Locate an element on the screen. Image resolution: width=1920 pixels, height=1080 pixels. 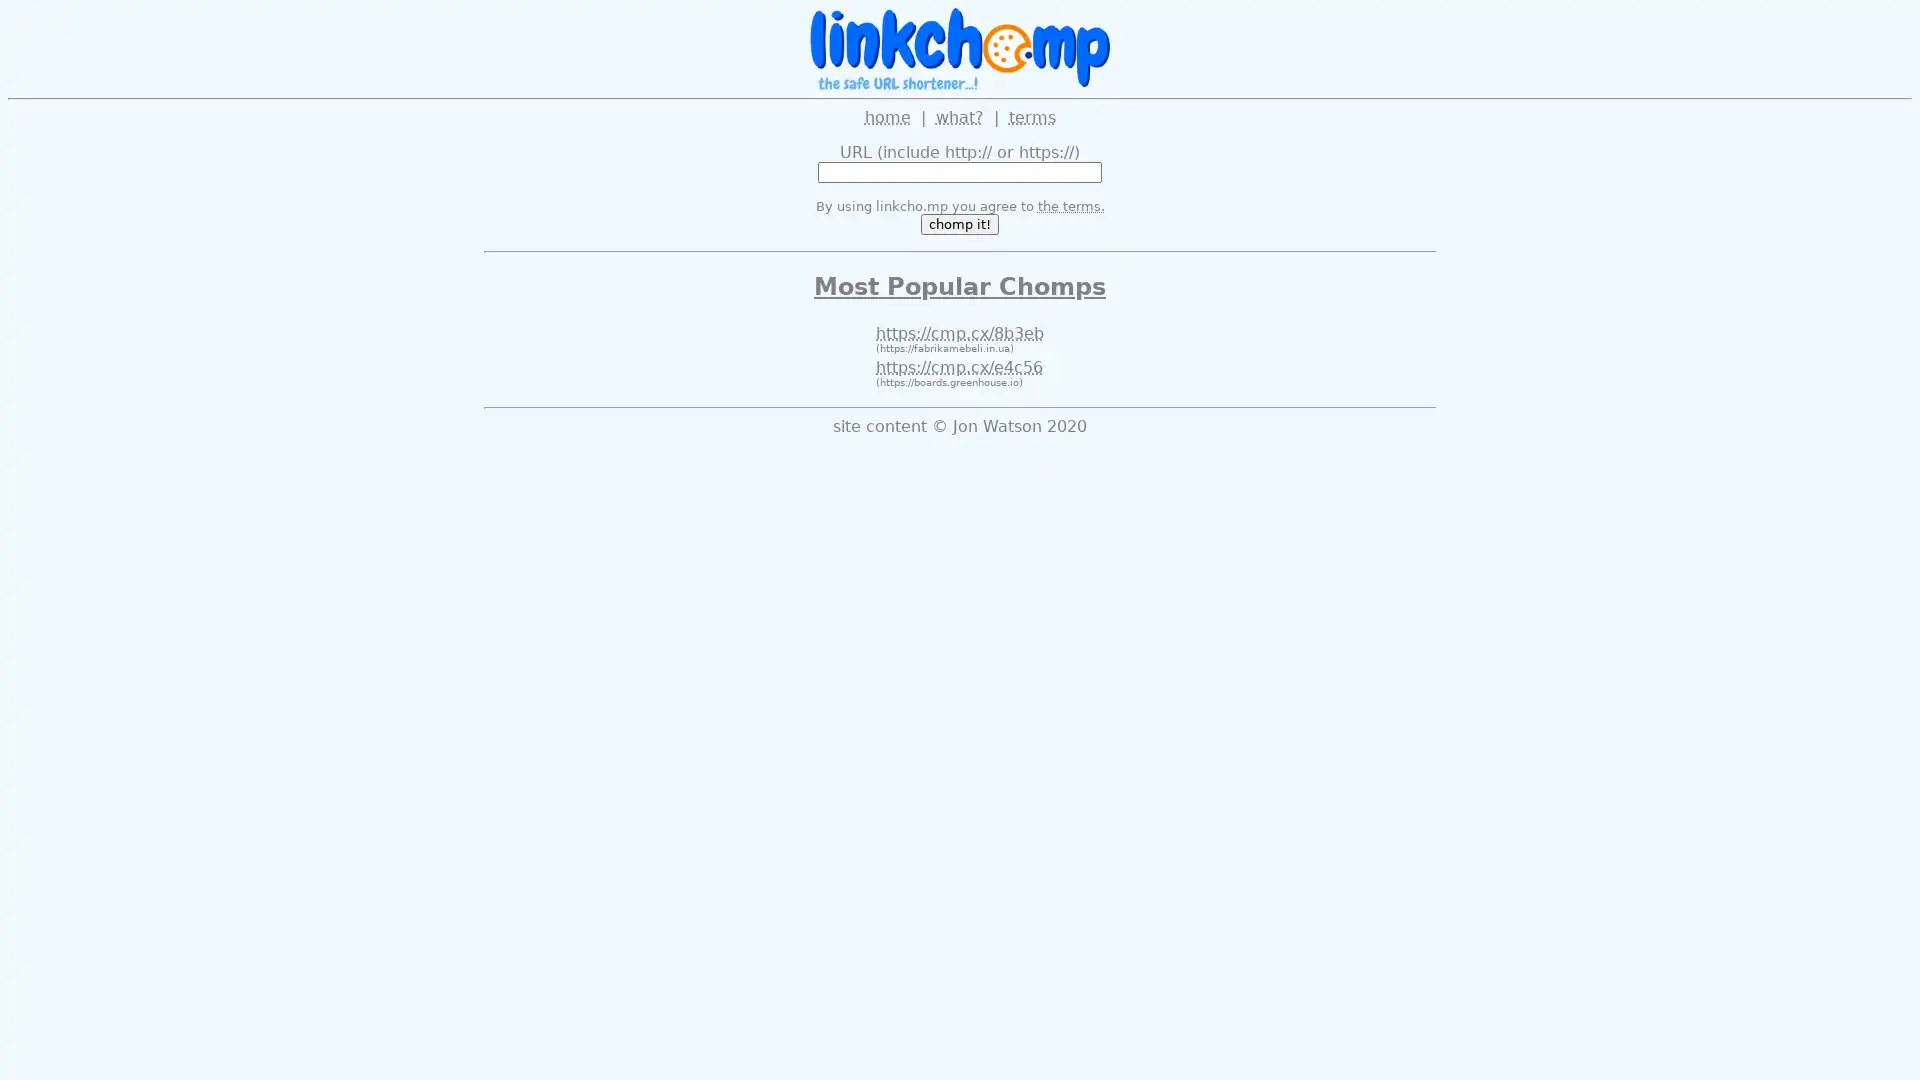
chomp it! is located at coordinates (960, 223).